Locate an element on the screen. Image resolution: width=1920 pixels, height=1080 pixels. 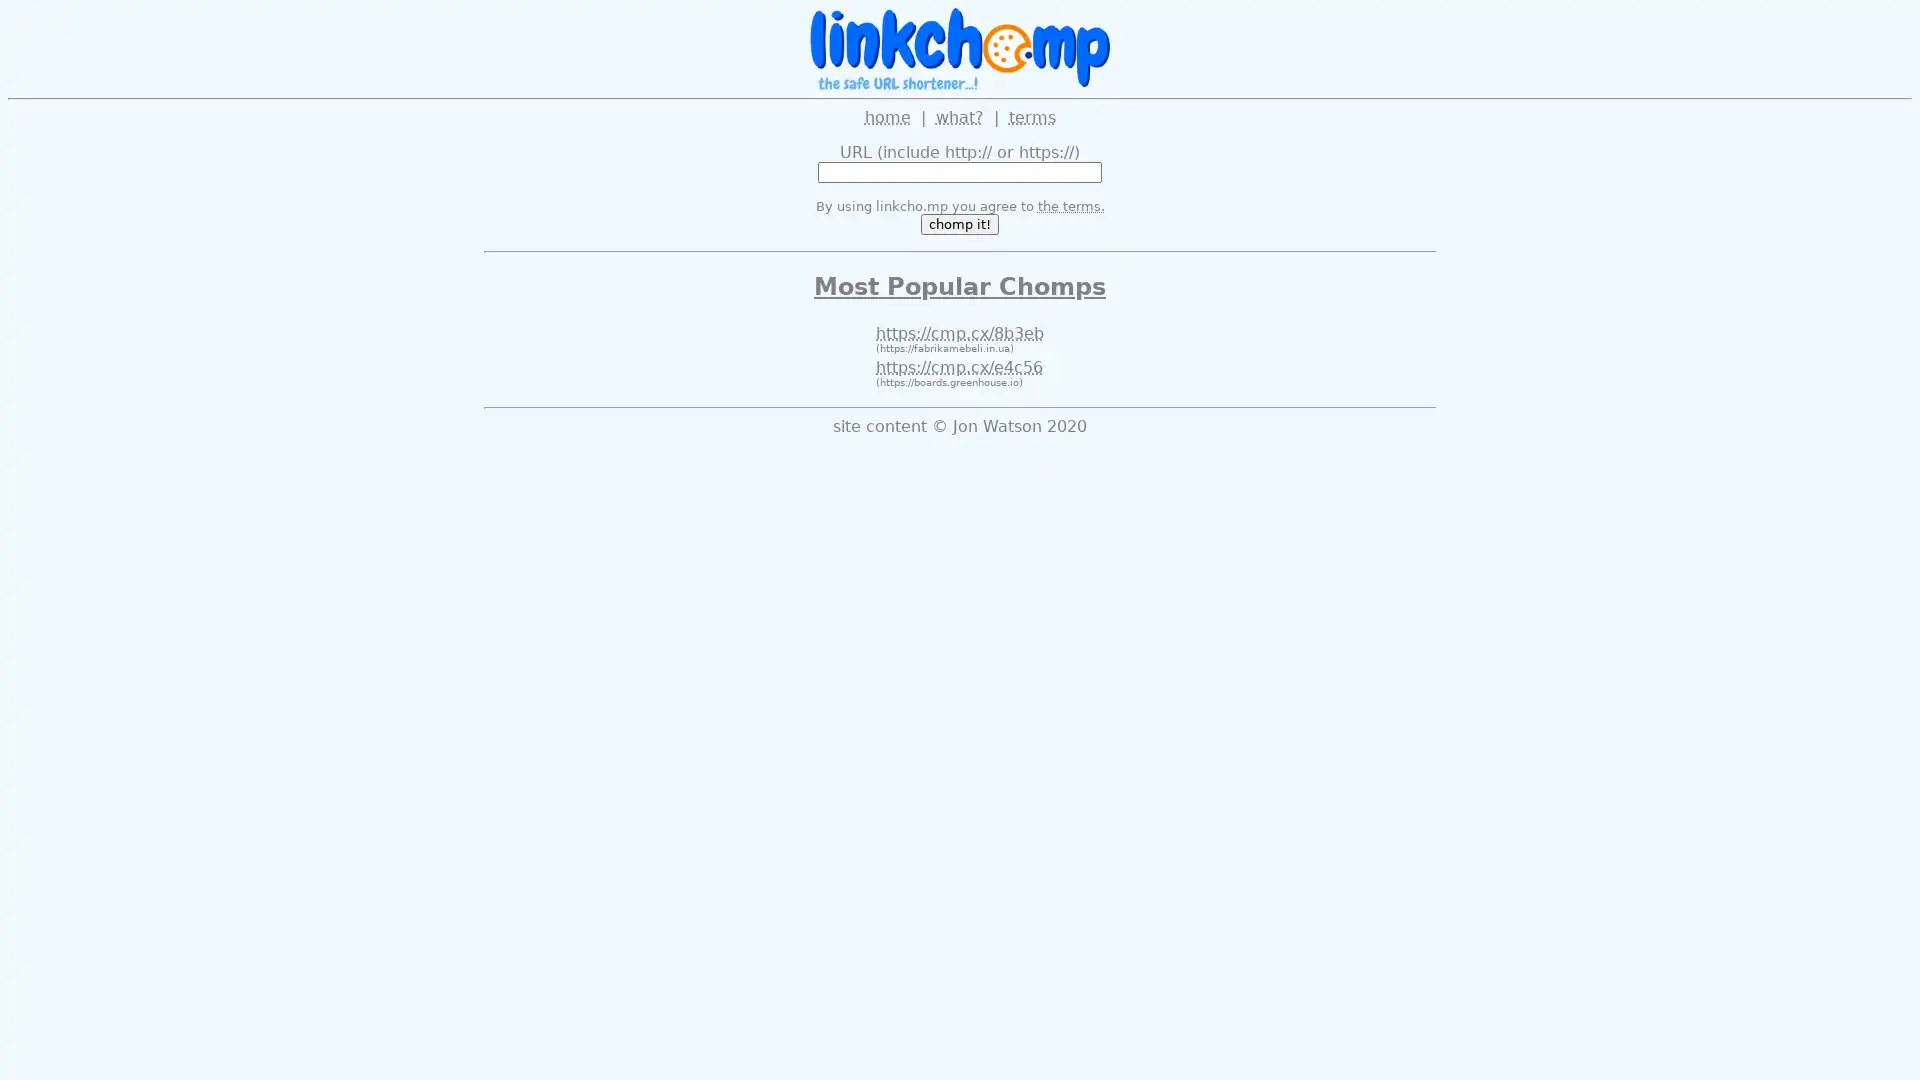
chomp it! is located at coordinates (960, 223).